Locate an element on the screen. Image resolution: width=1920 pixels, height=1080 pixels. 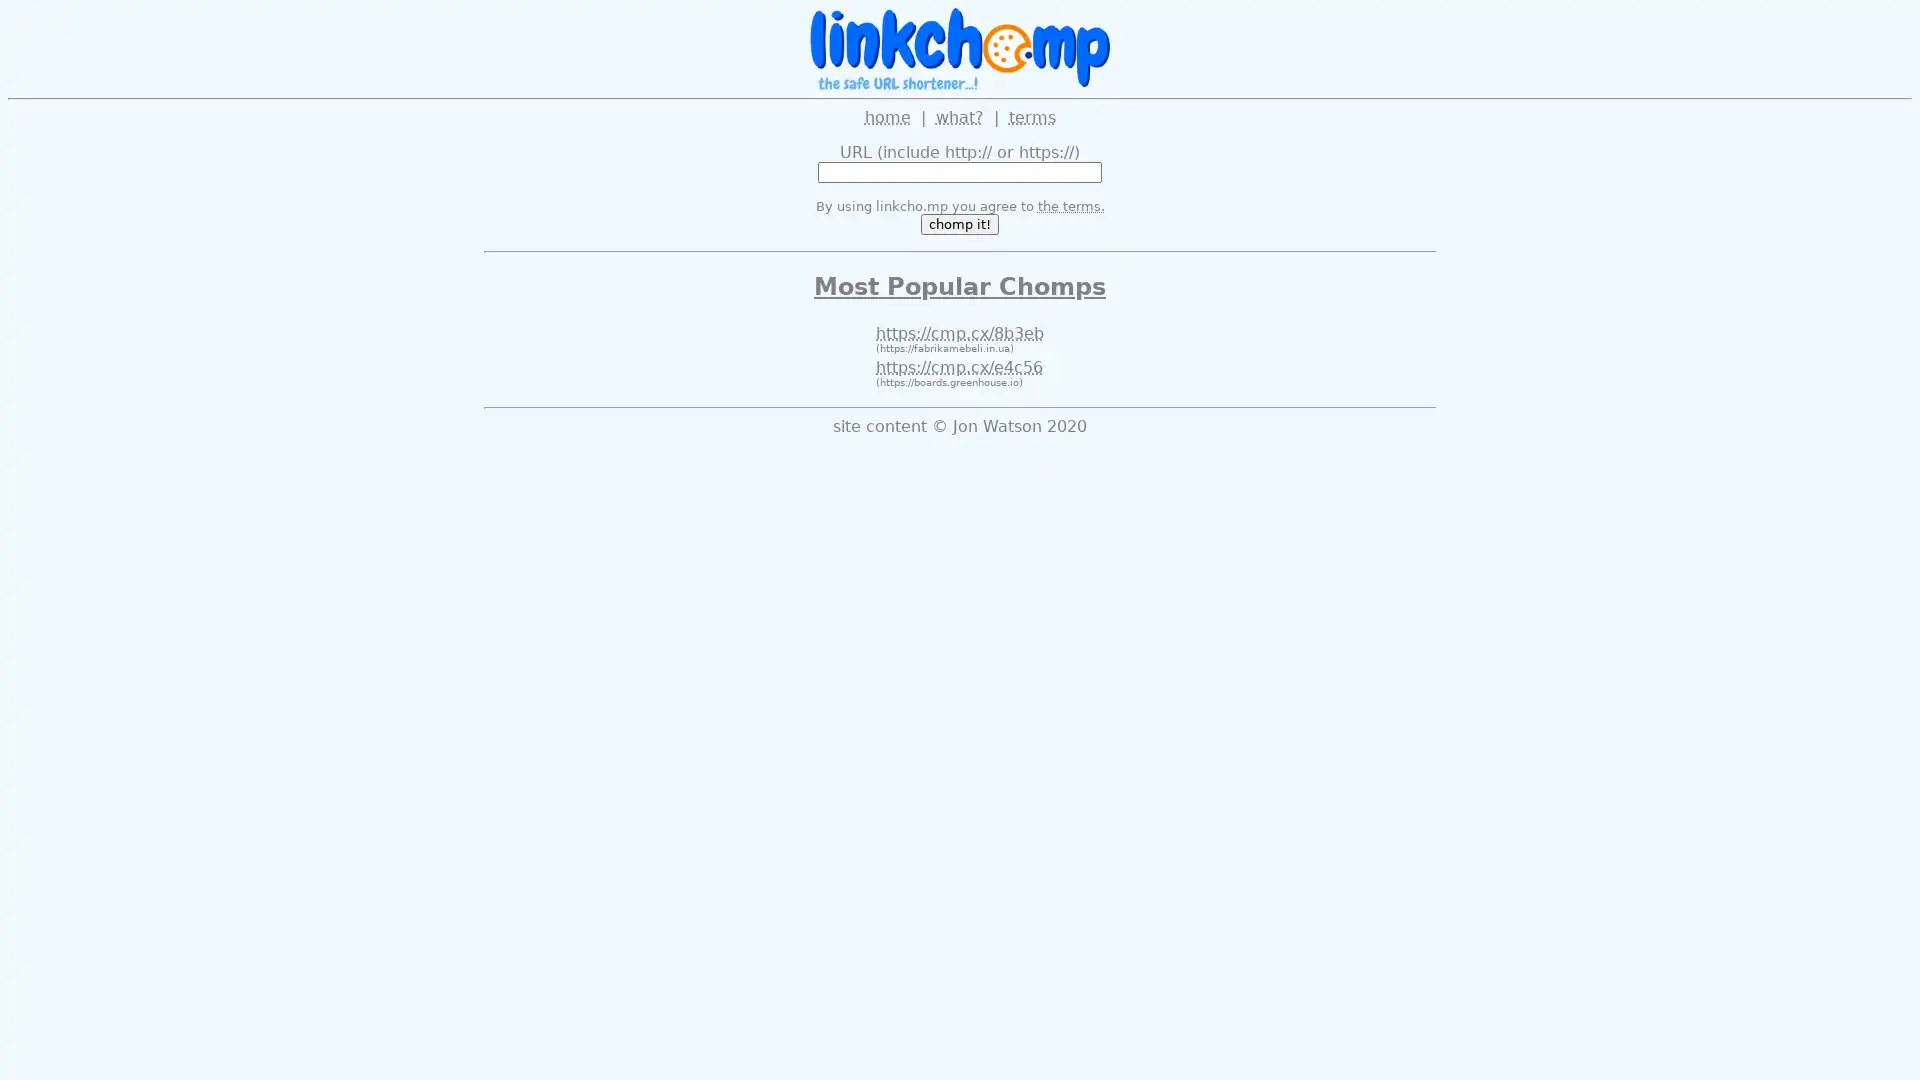
chomp it! is located at coordinates (960, 223).